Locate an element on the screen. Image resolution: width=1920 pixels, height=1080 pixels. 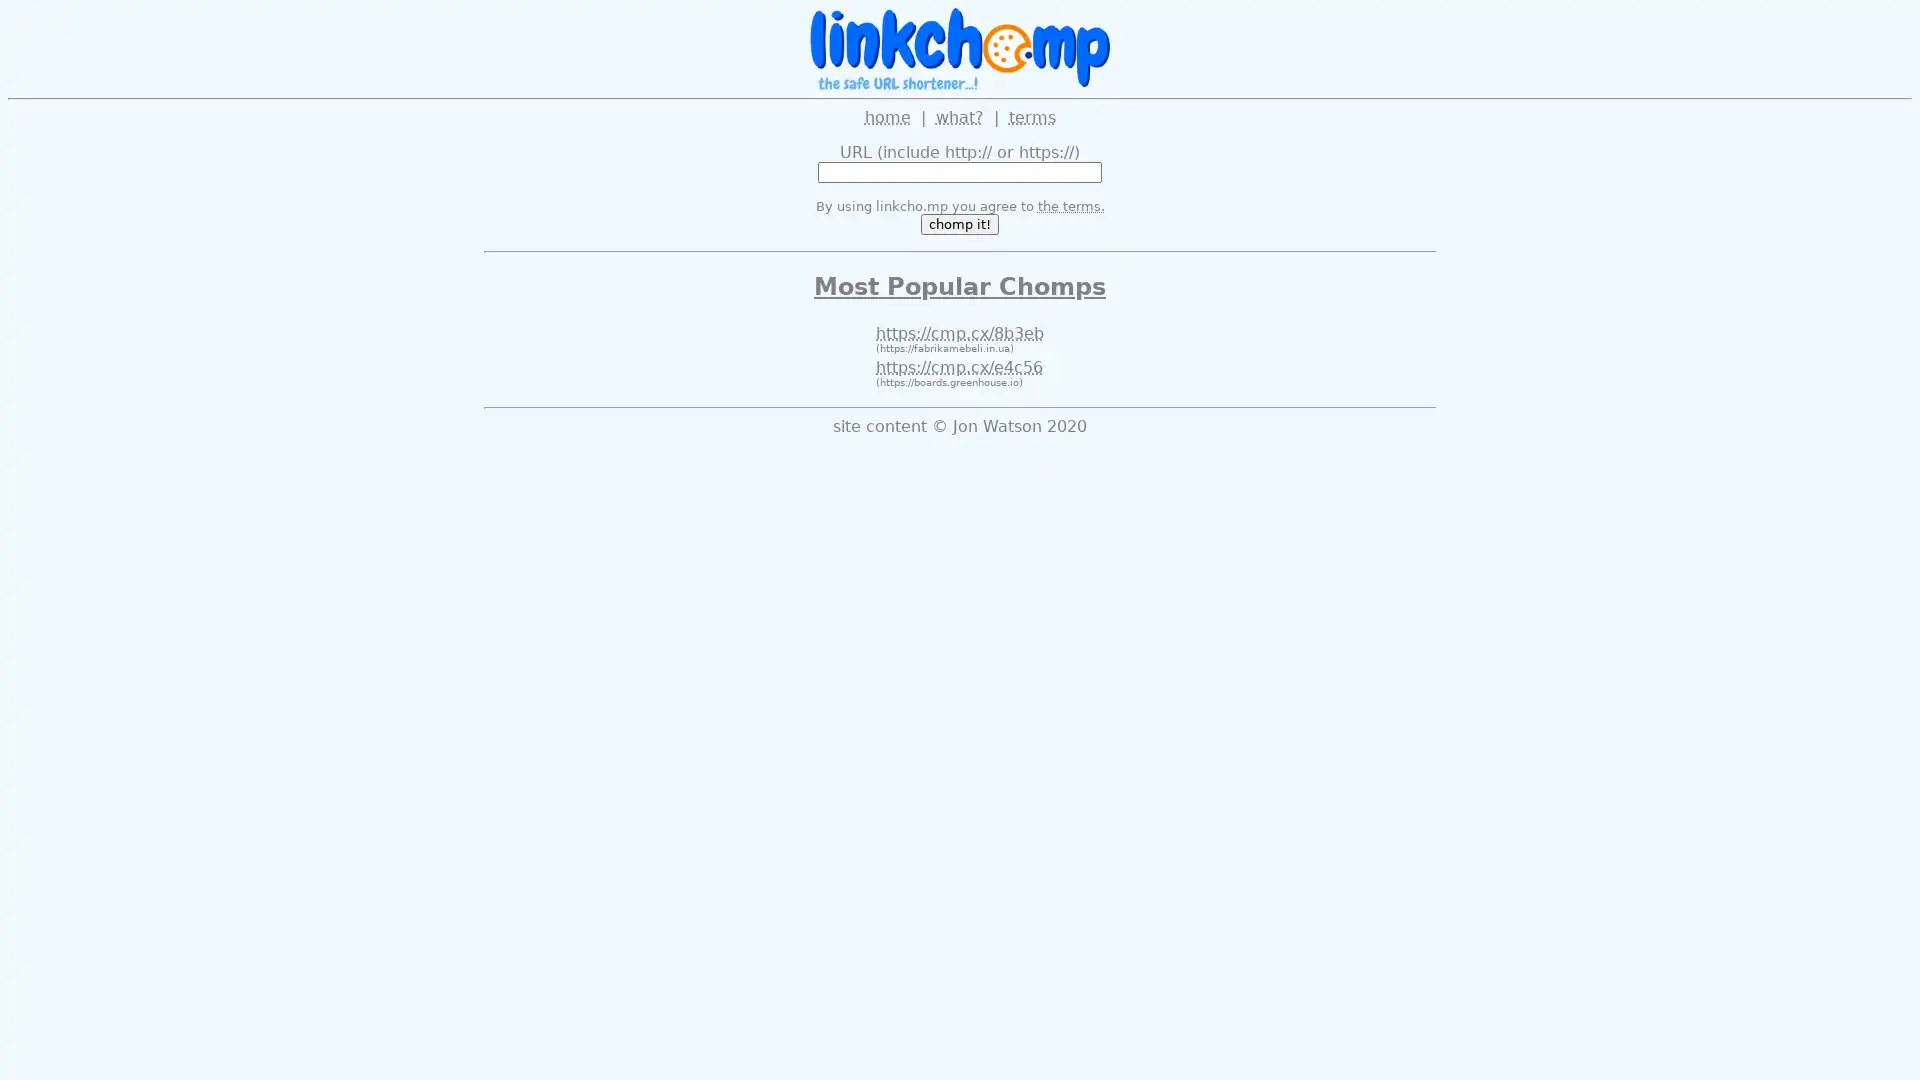
chomp it! is located at coordinates (960, 223).